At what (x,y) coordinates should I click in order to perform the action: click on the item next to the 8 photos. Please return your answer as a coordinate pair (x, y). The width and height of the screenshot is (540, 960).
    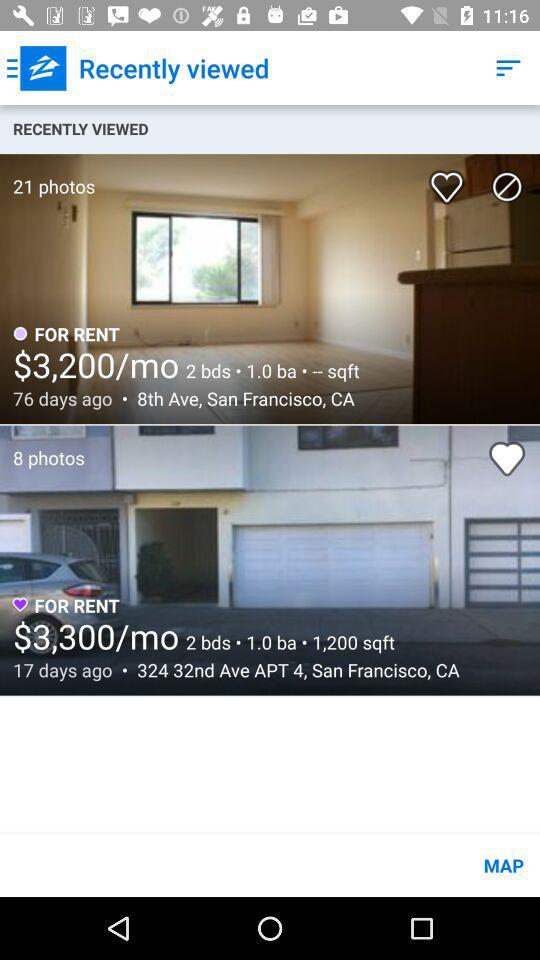
    Looking at the image, I should click on (507, 458).